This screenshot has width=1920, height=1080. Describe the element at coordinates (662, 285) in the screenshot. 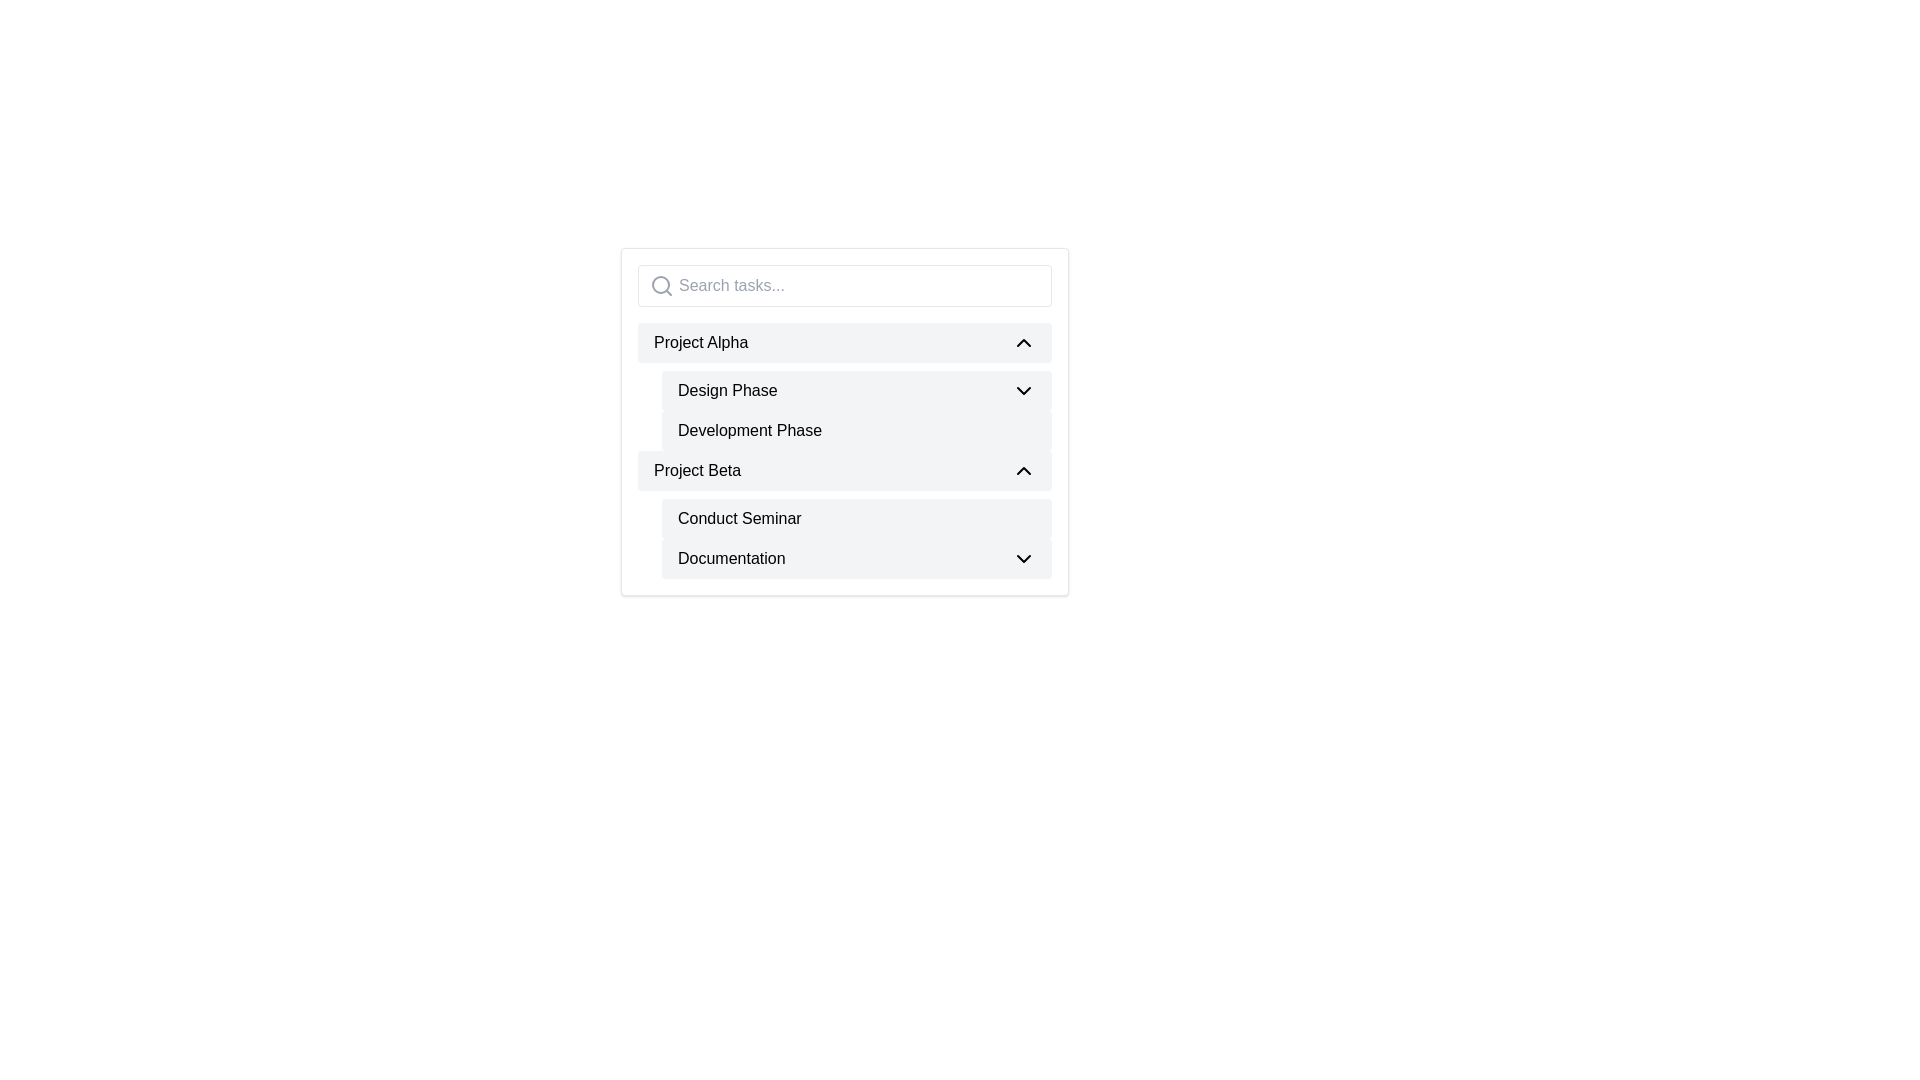

I see `the search icon located on the left side of the input field with placeholder text 'Search tasks...'` at that location.